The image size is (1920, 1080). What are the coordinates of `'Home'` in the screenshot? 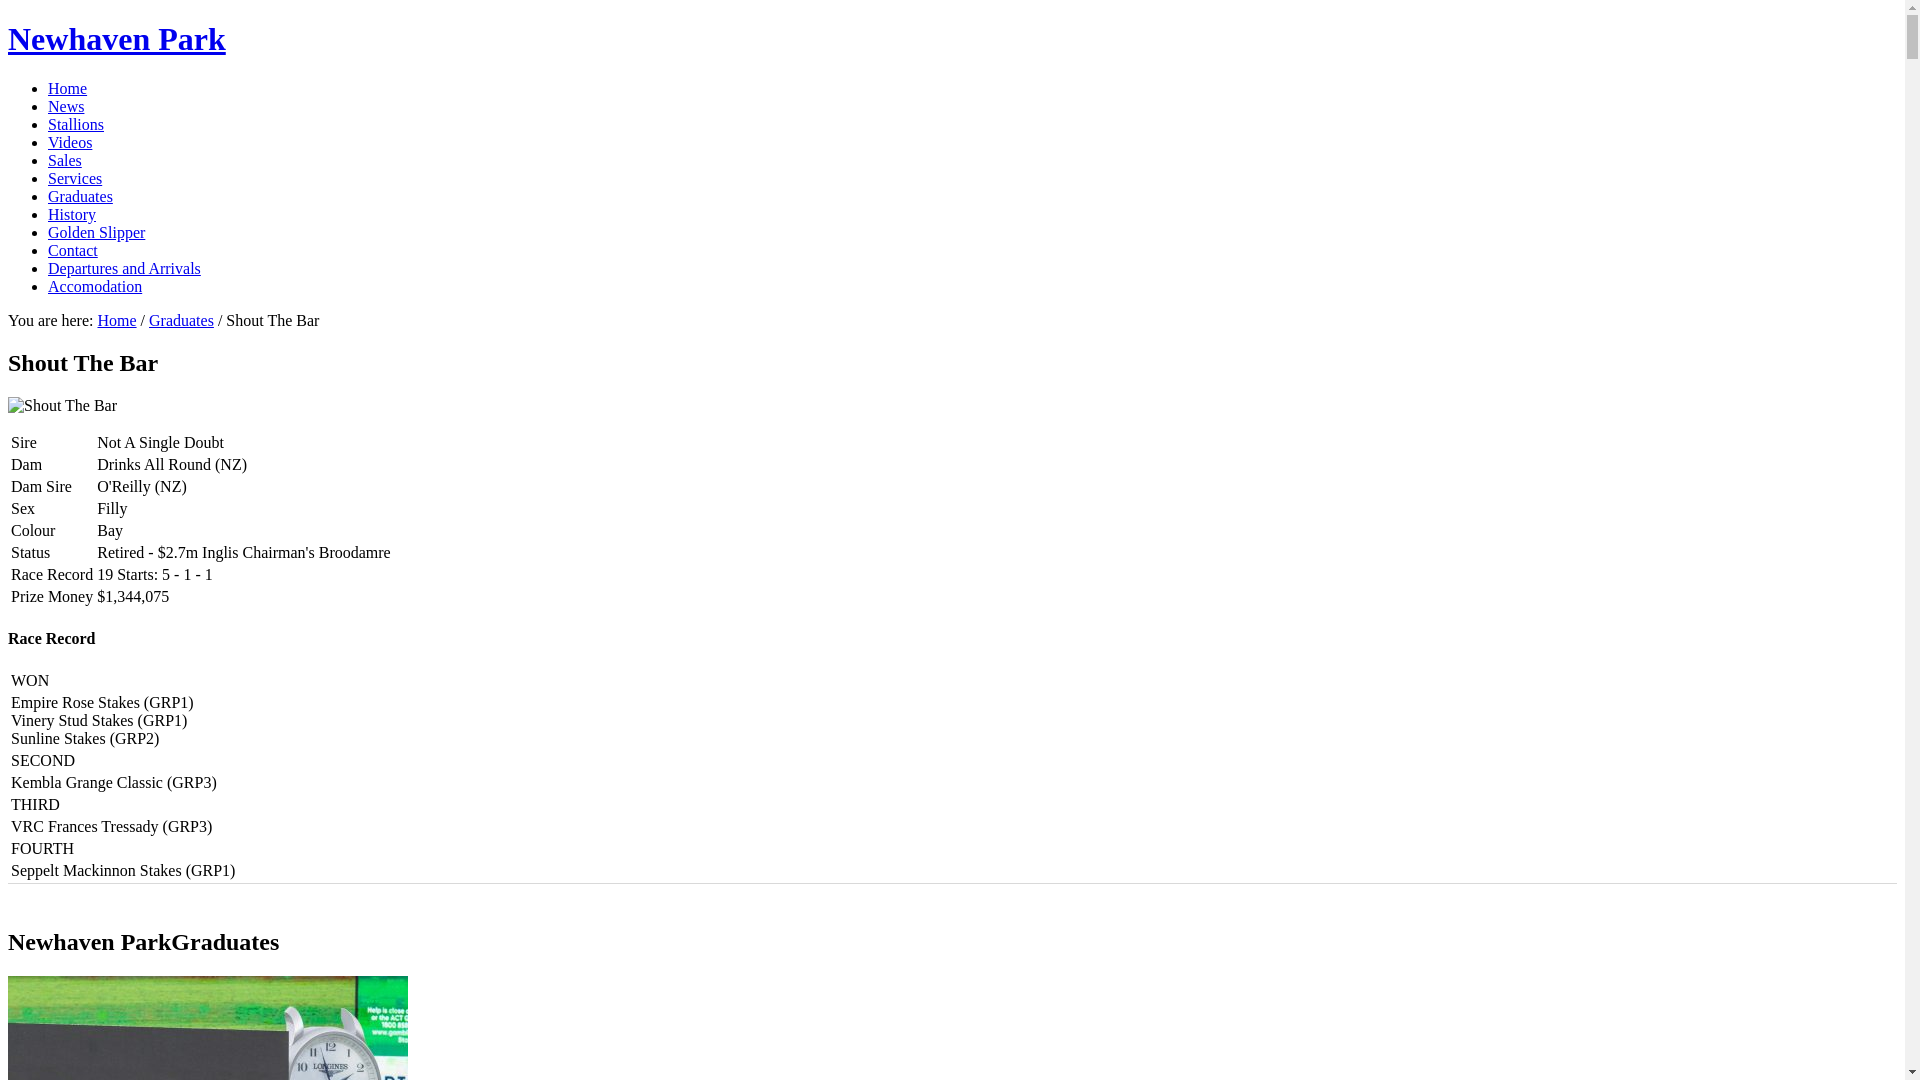 It's located at (48, 87).